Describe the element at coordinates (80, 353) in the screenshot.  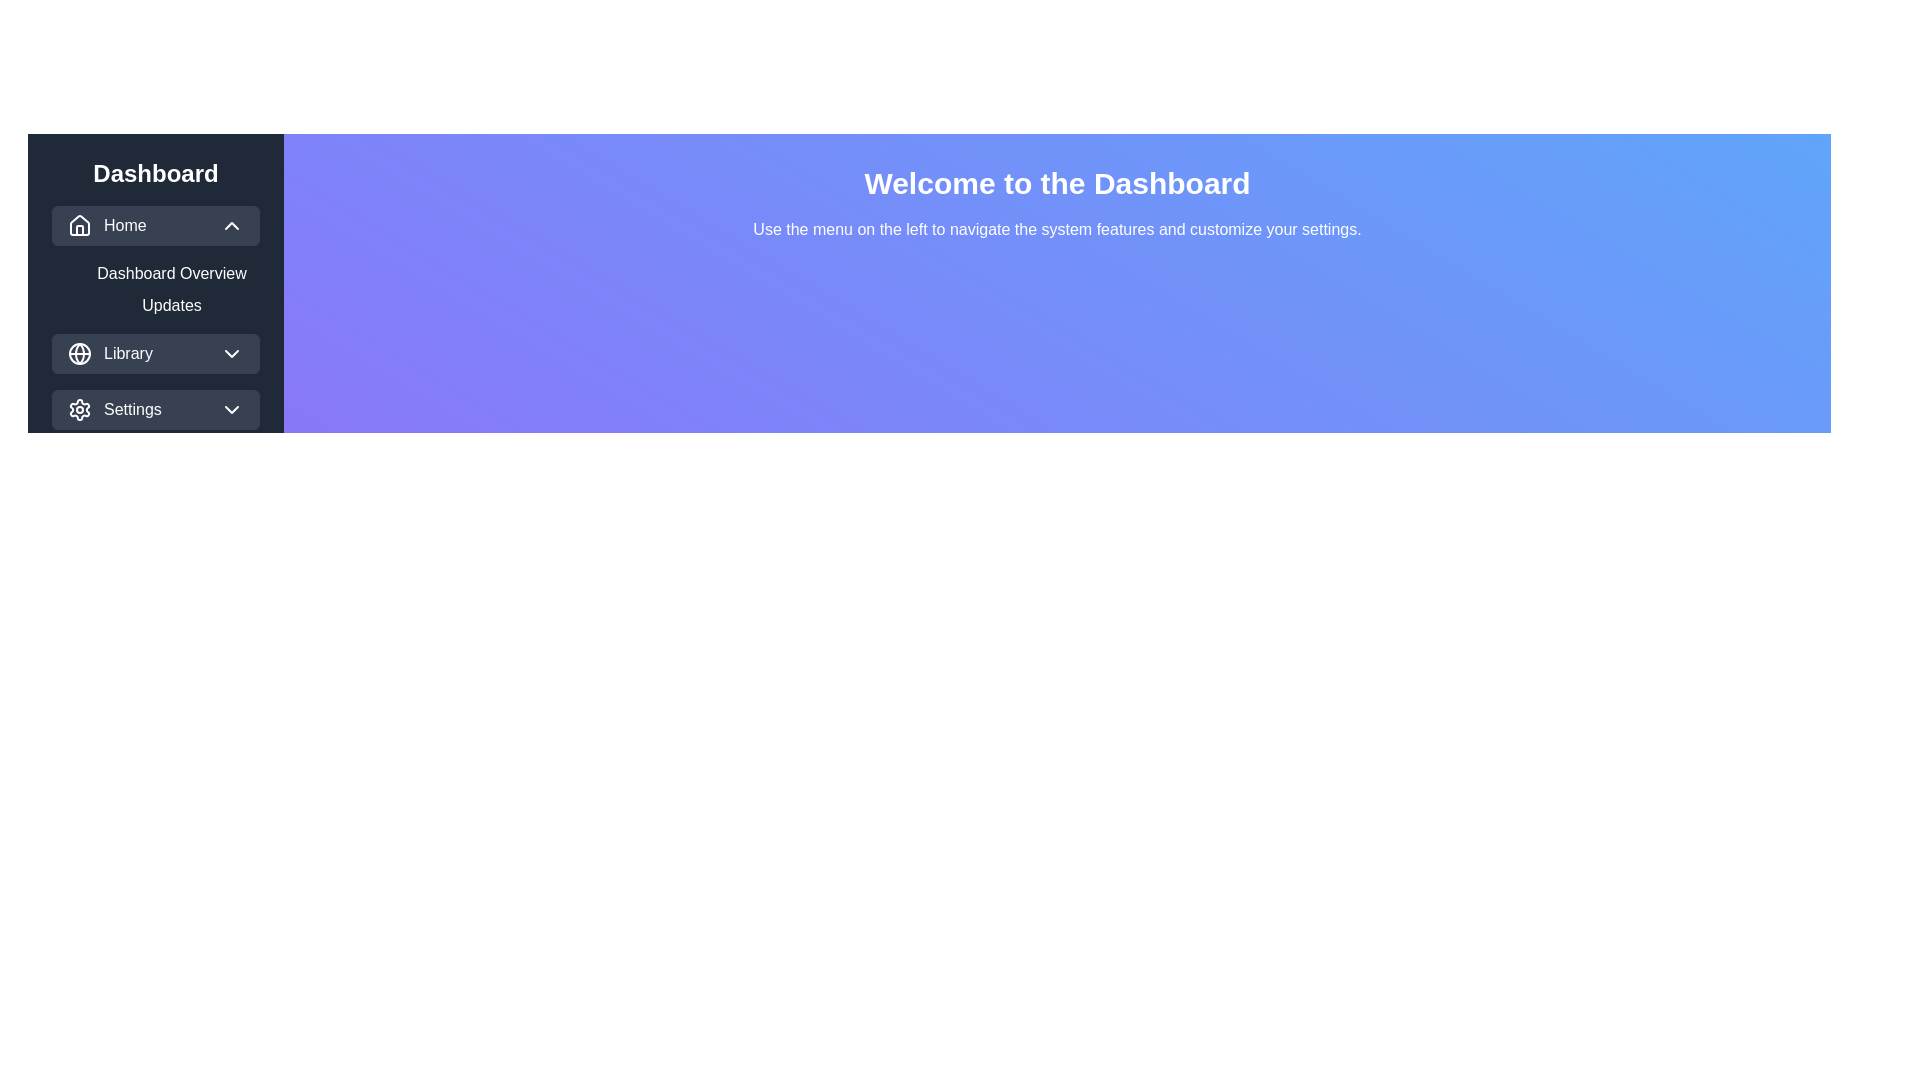
I see `the globe-shaped icon in the left sidebar under 'Dashboard Overview', next to the 'Library' text` at that location.